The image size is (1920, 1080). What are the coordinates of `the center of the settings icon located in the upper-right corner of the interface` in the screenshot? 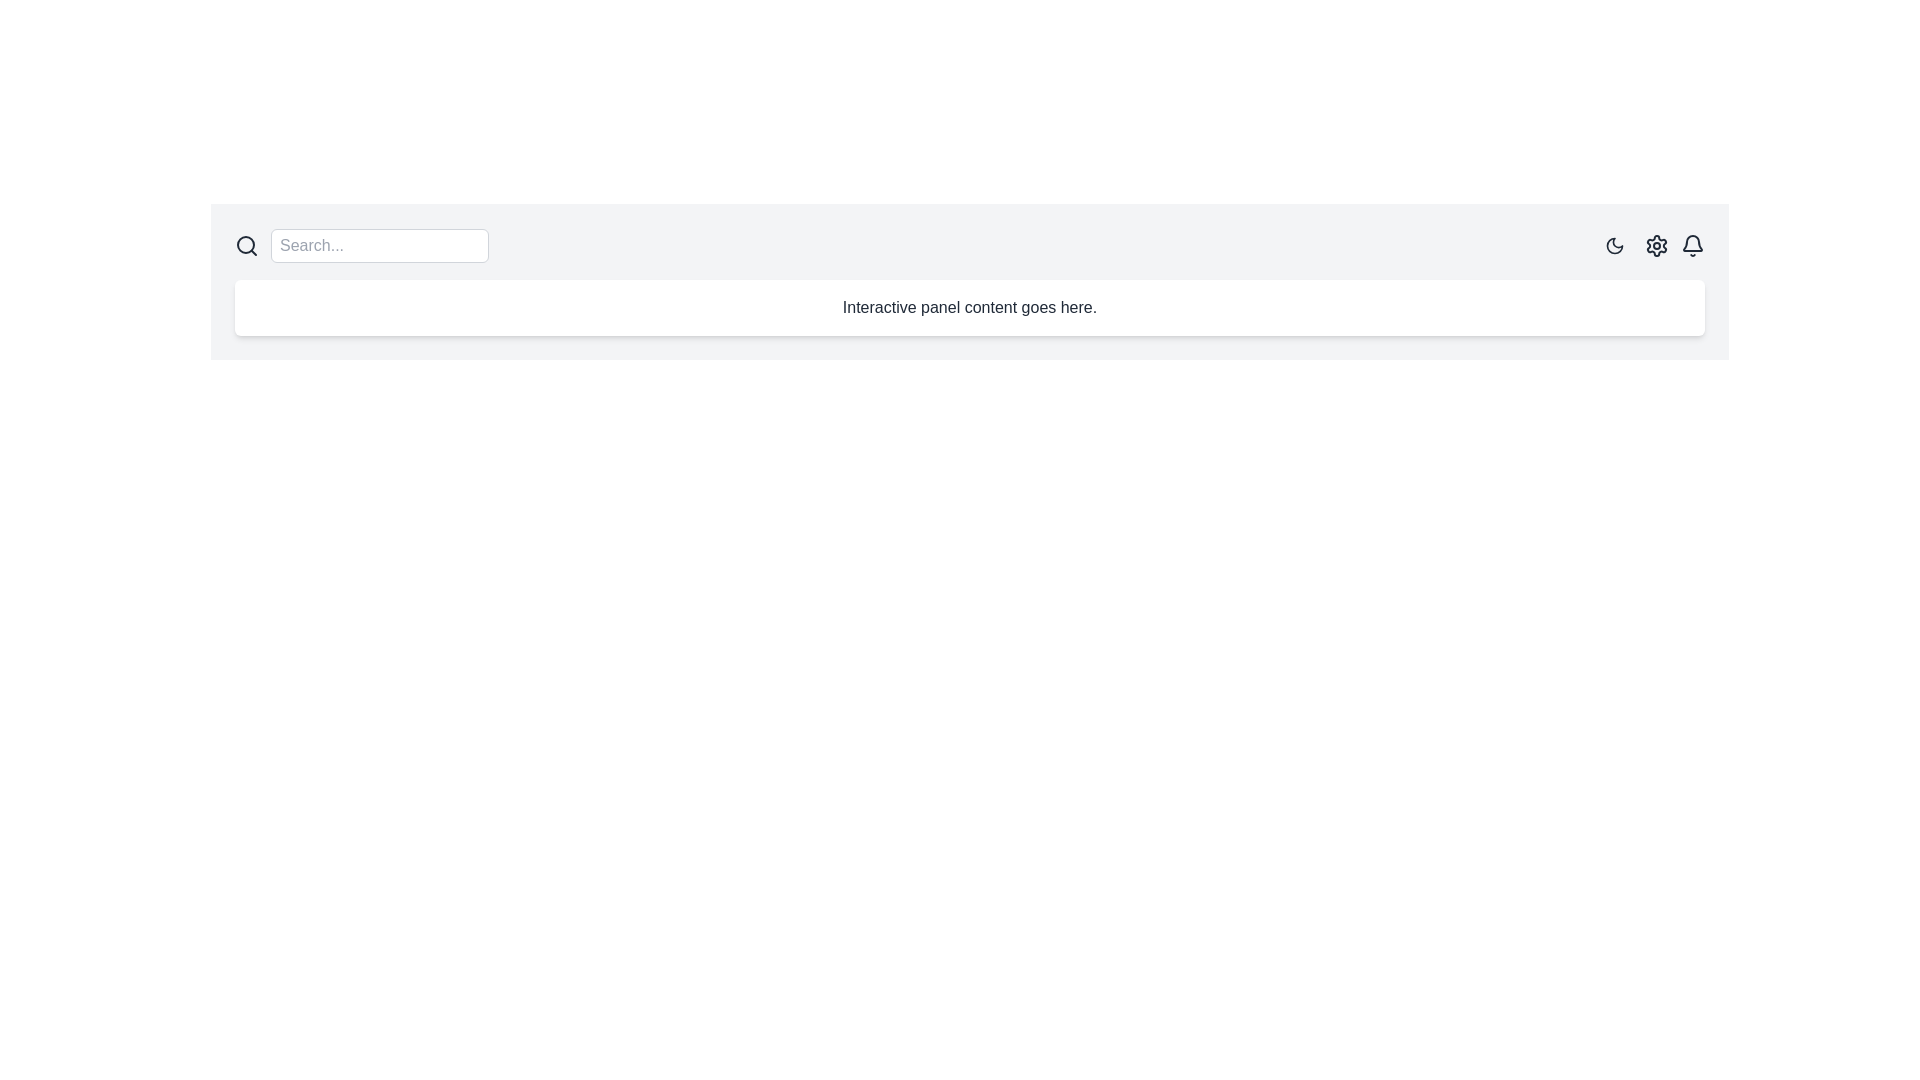 It's located at (1656, 245).